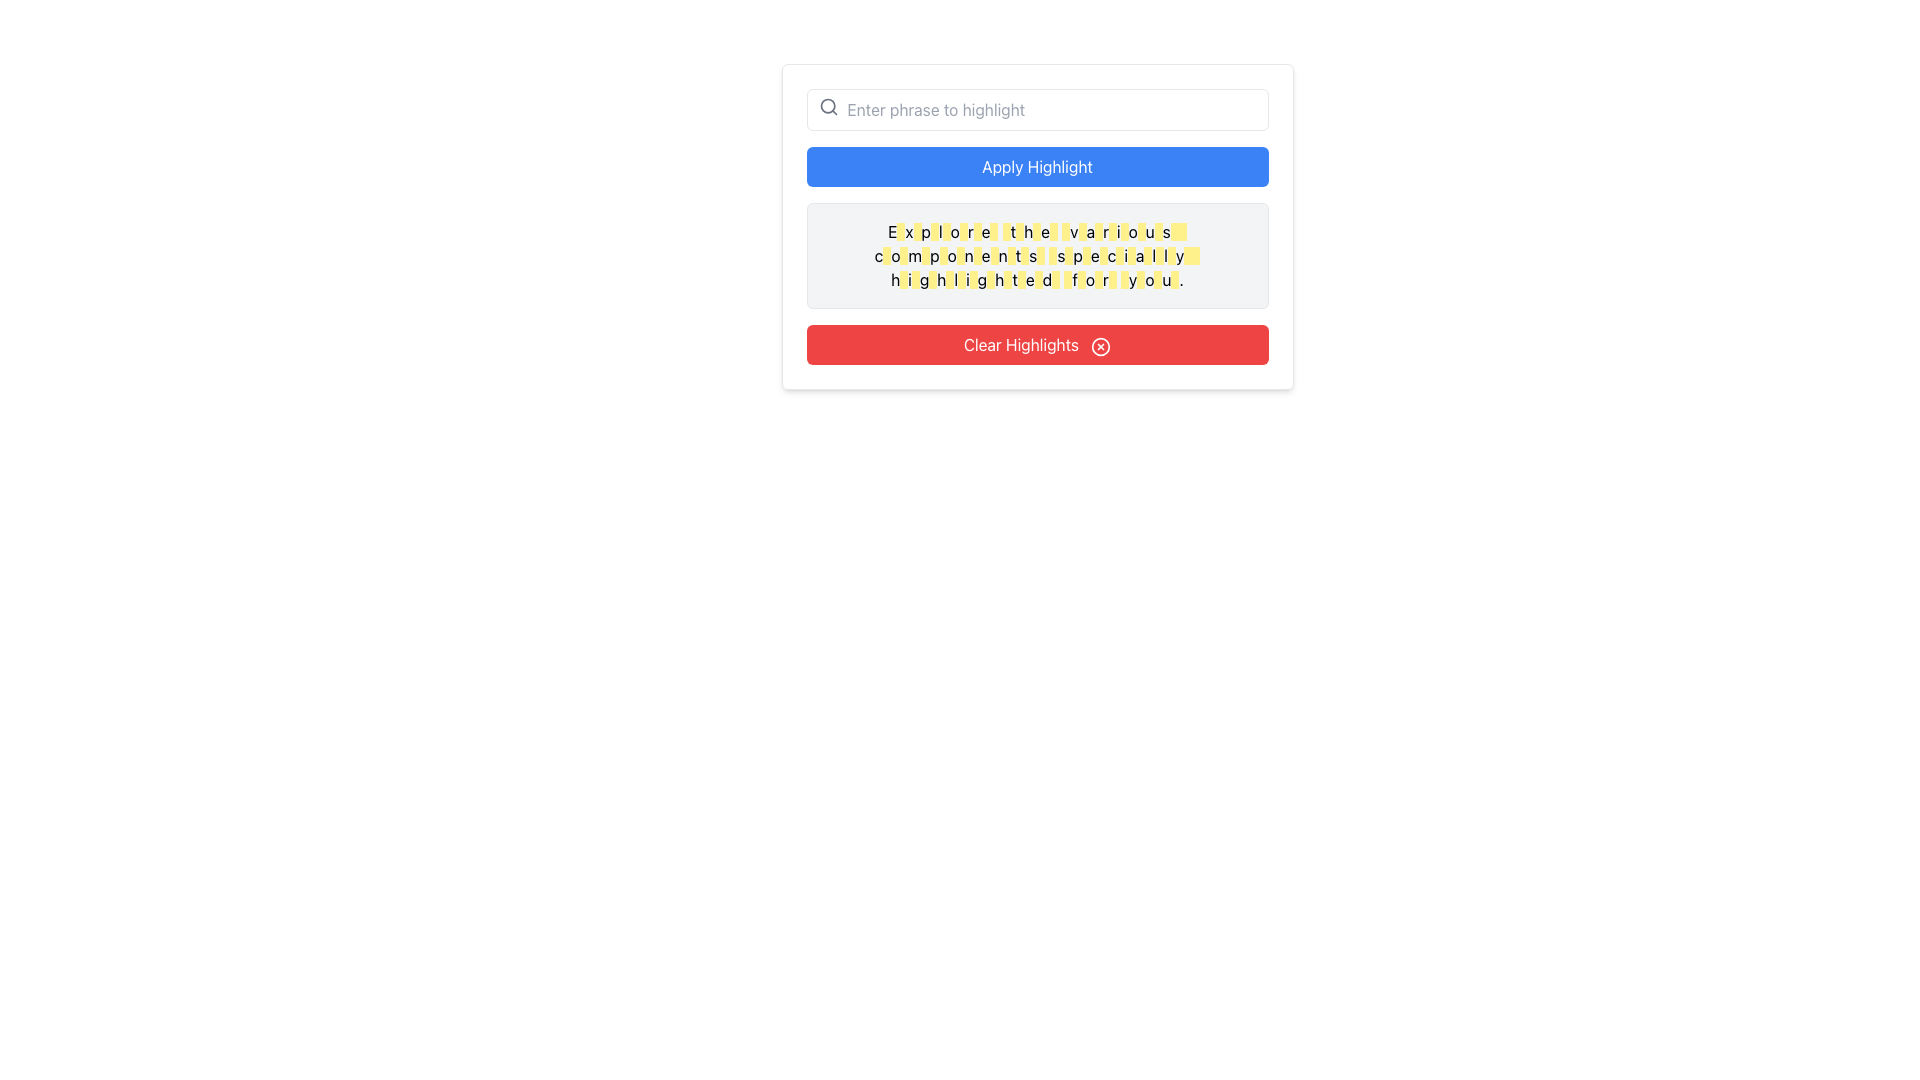 This screenshot has height=1080, width=1920. Describe the element at coordinates (1085, 254) in the screenshot. I see `the small rectangular inline component with a light yellow background located under the 'Explore the various components specially highlighted for you' paragraph, which is the 13th emphasized word in the second line` at that location.